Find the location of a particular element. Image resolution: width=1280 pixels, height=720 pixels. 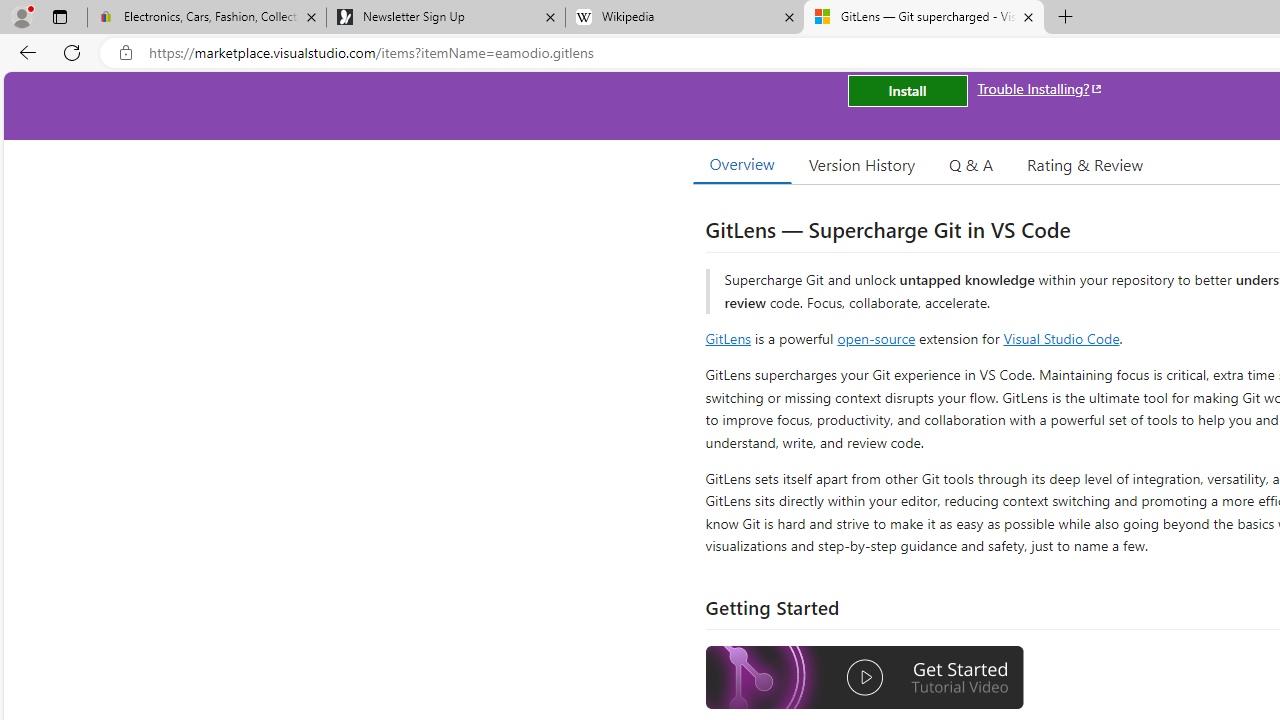

'New Tab' is located at coordinates (1065, 17).